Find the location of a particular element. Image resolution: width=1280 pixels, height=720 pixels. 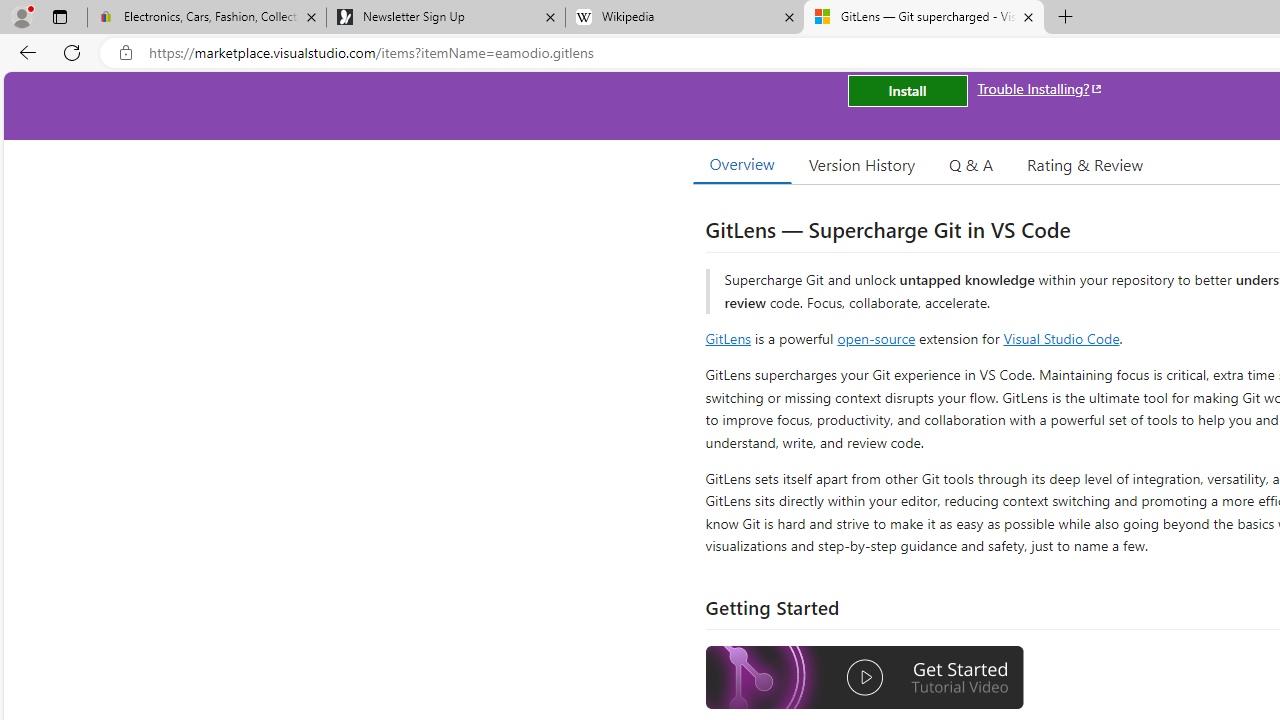

'New Tab' is located at coordinates (1065, 17).